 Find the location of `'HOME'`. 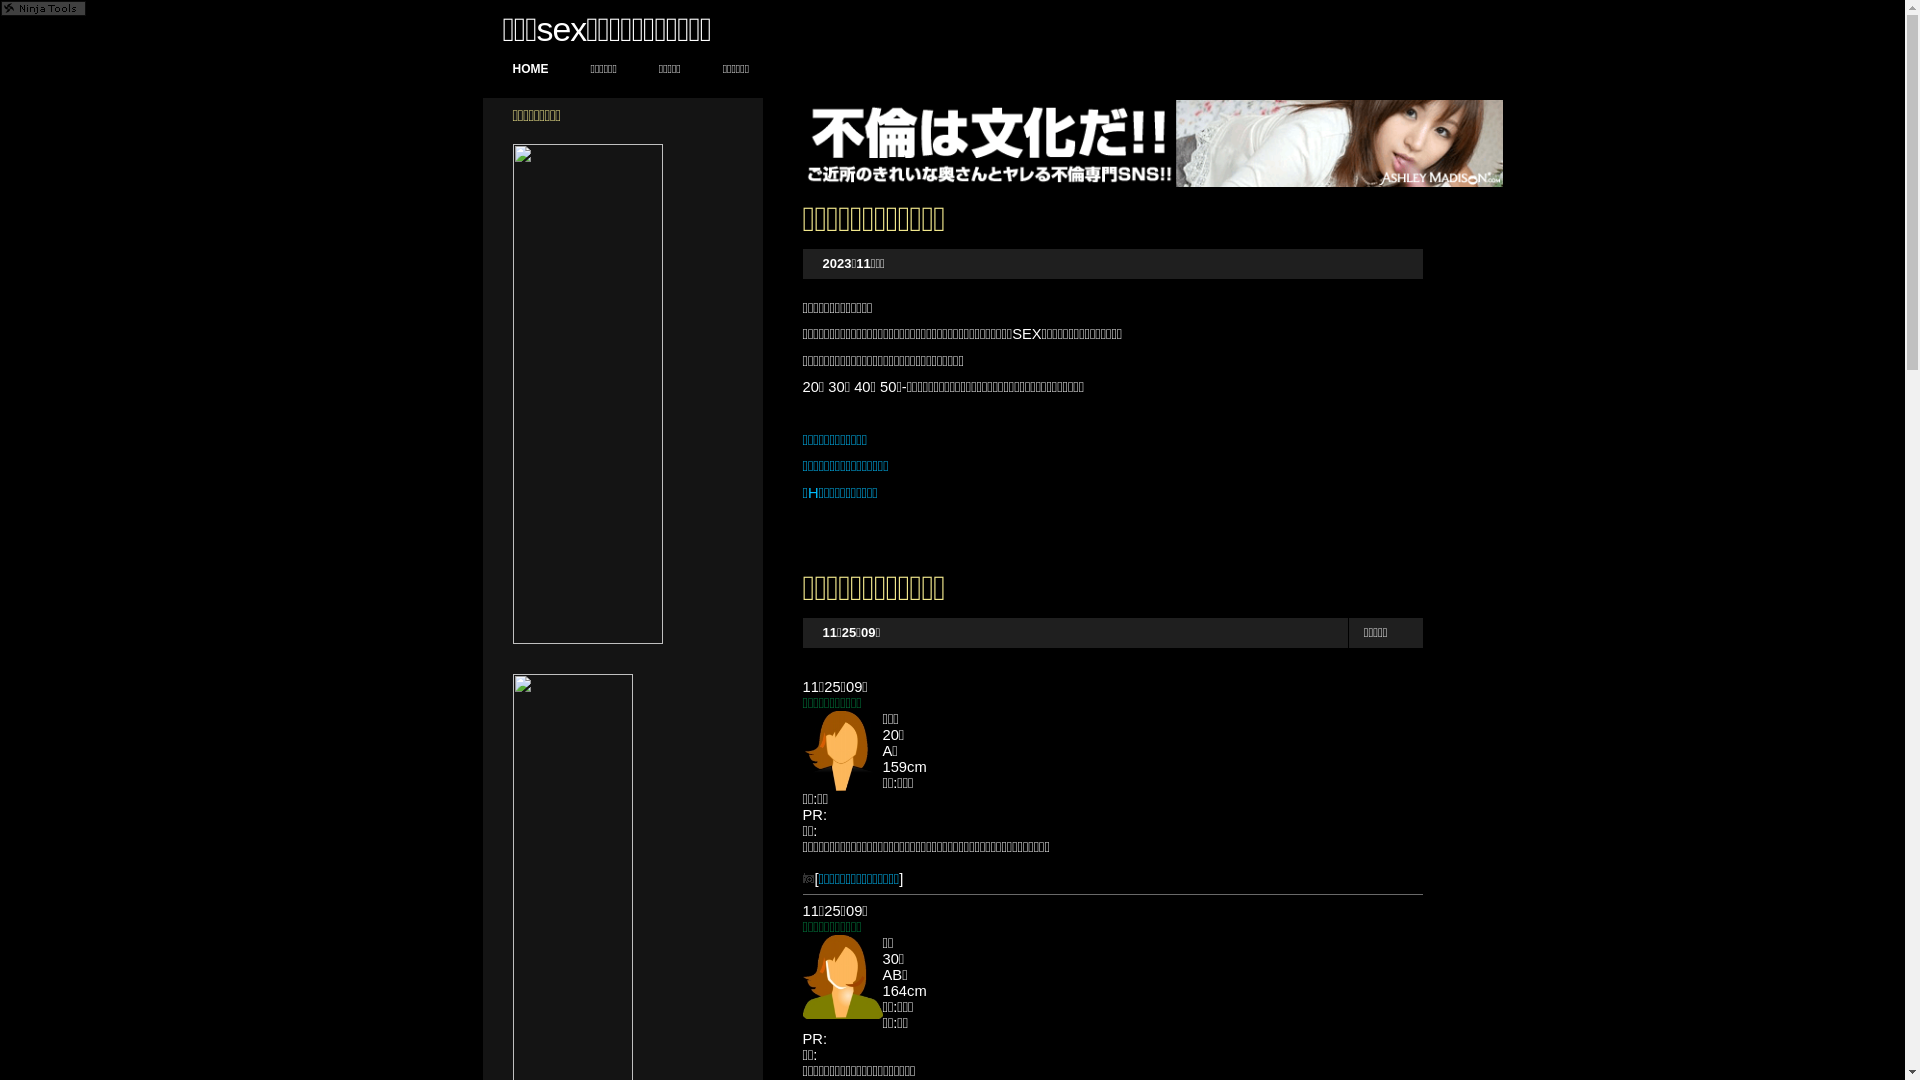

'HOME' is located at coordinates (491, 68).